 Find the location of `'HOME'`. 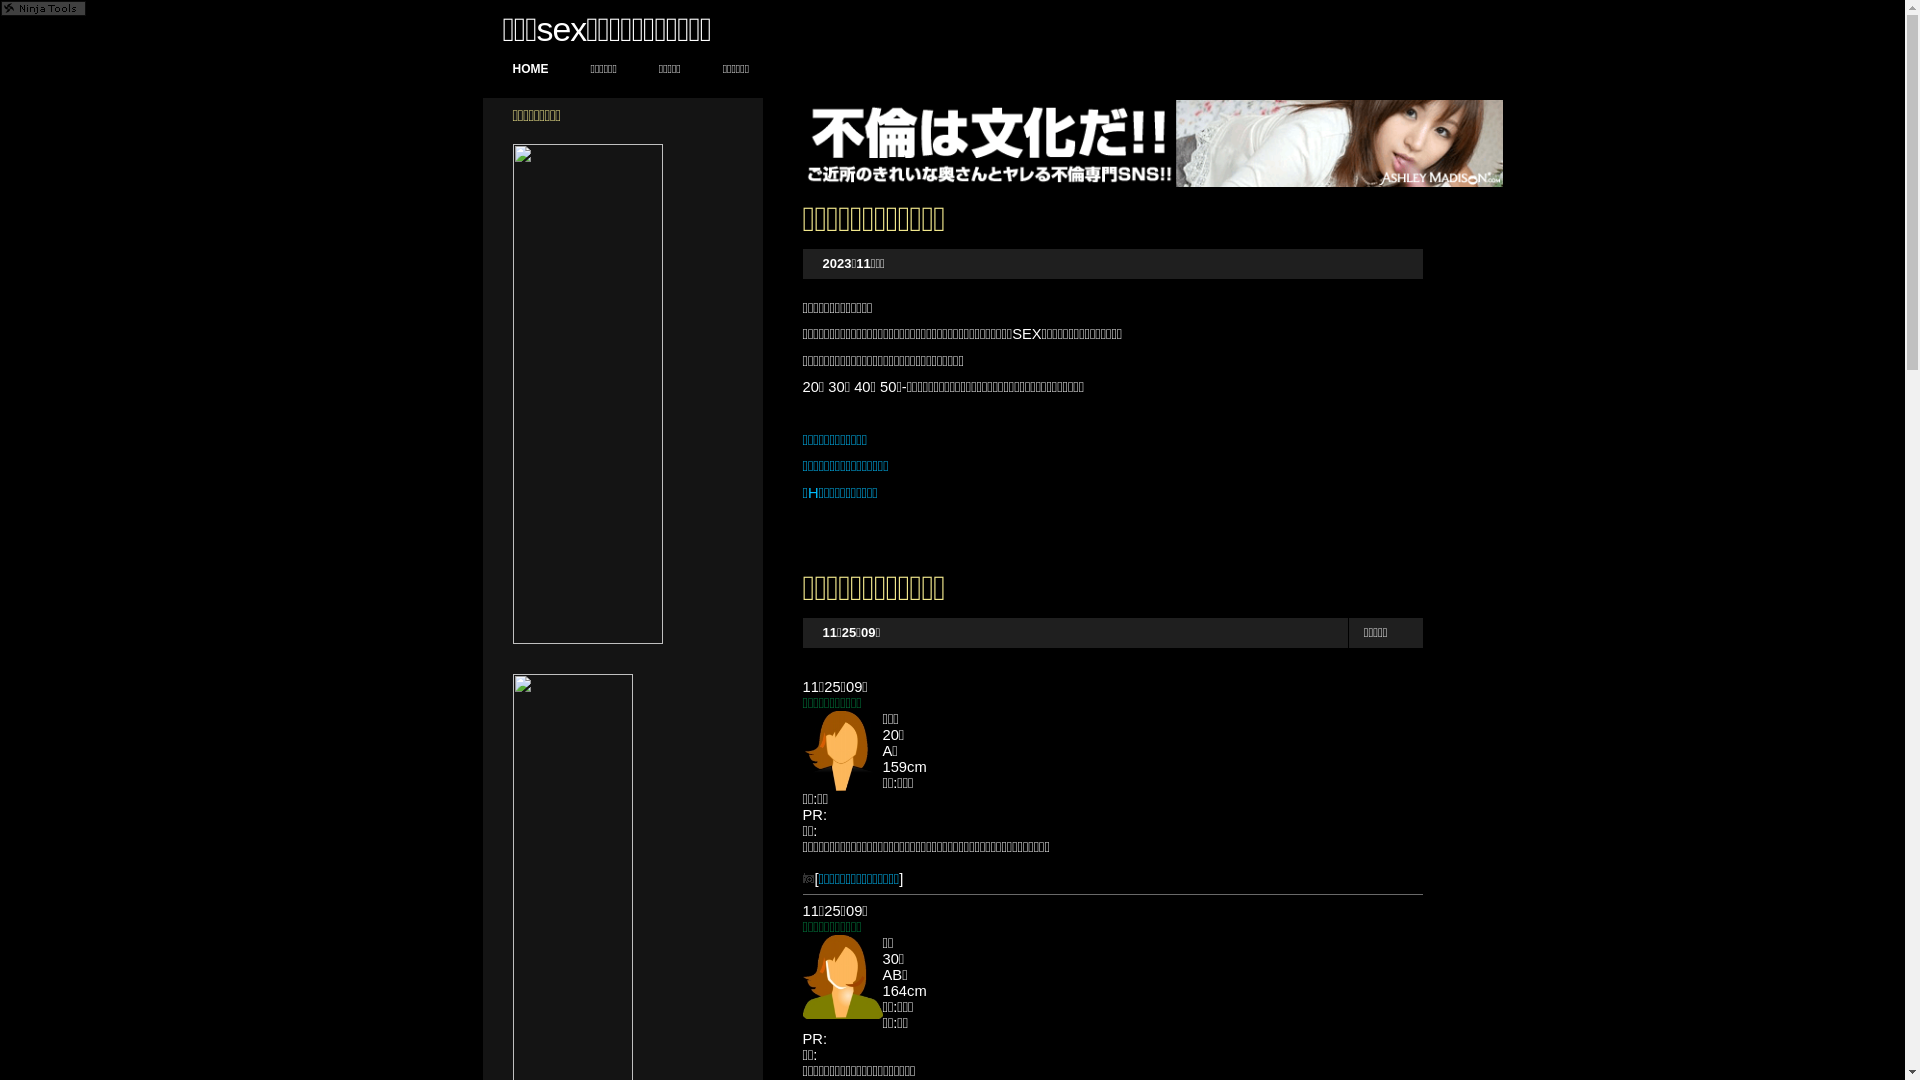

'HOME' is located at coordinates (491, 68).